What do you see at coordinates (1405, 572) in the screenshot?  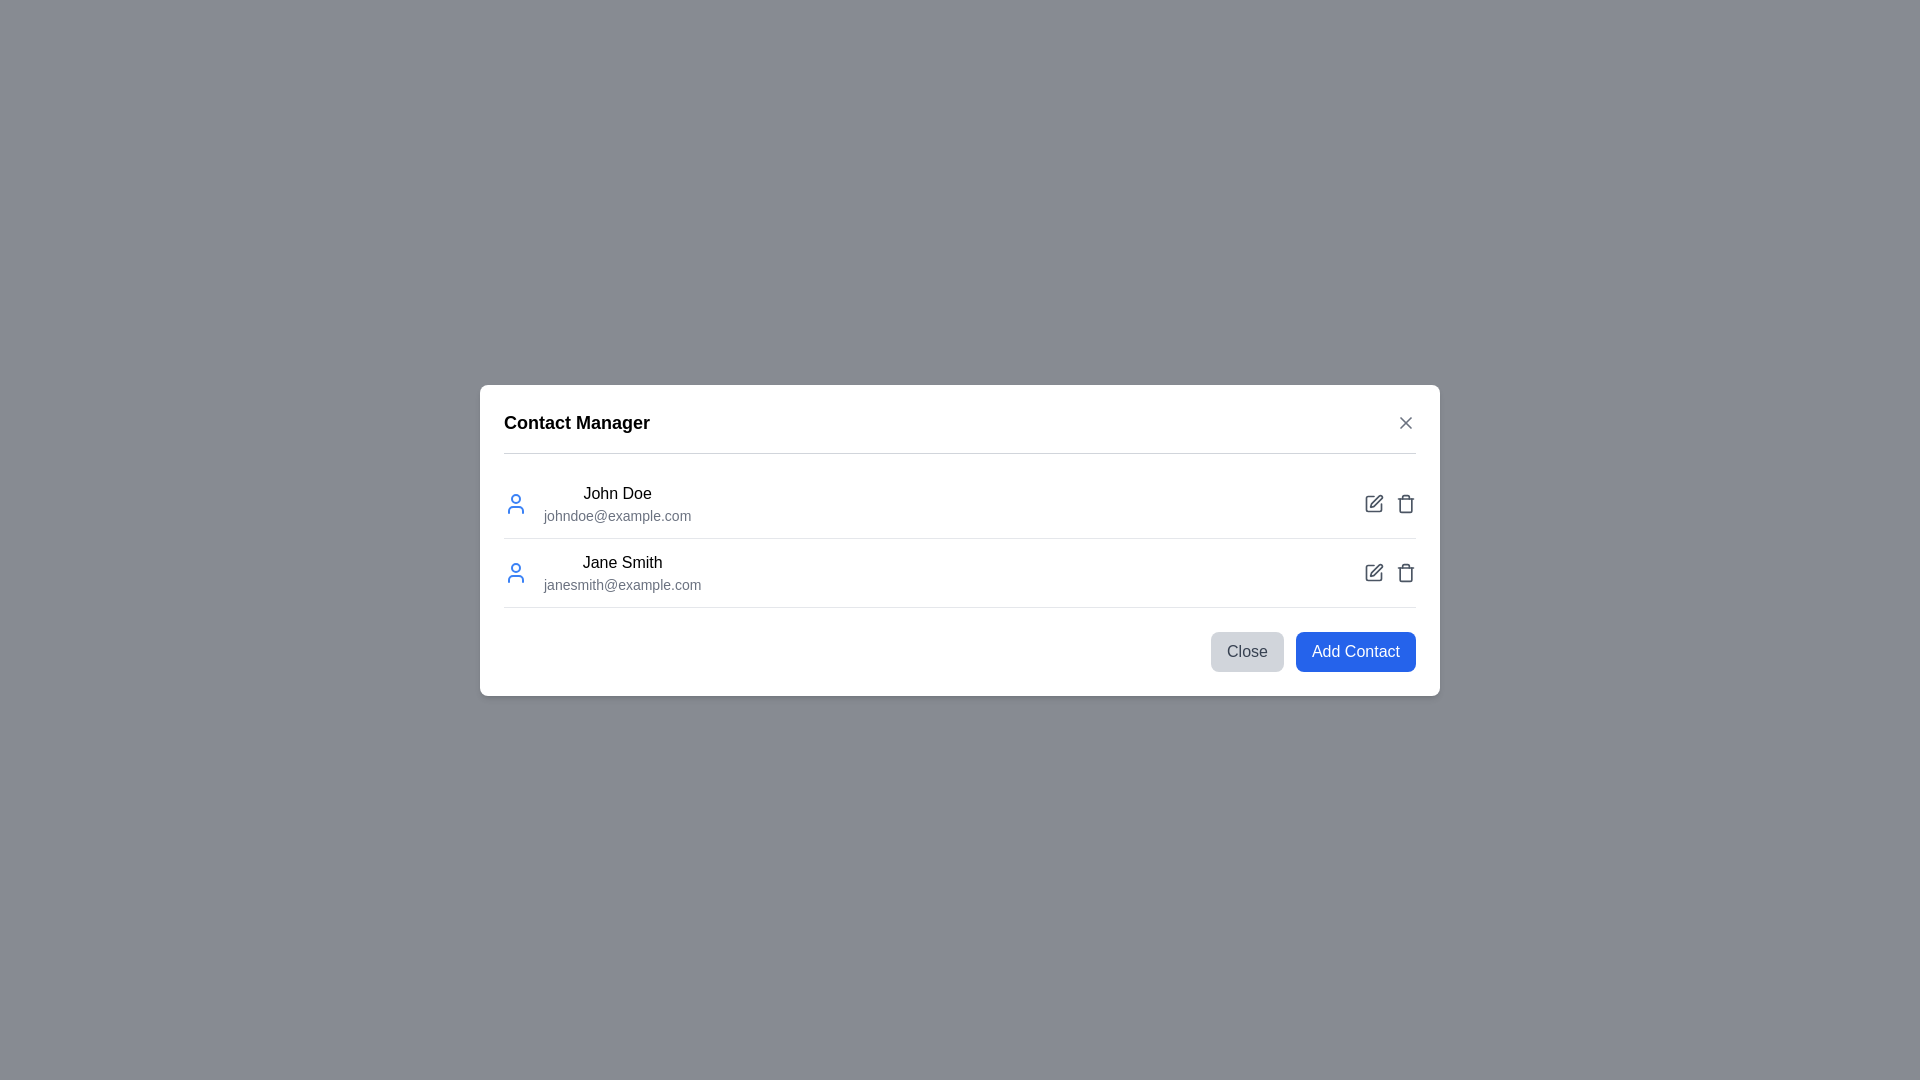 I see `the delete button located` at bounding box center [1405, 572].